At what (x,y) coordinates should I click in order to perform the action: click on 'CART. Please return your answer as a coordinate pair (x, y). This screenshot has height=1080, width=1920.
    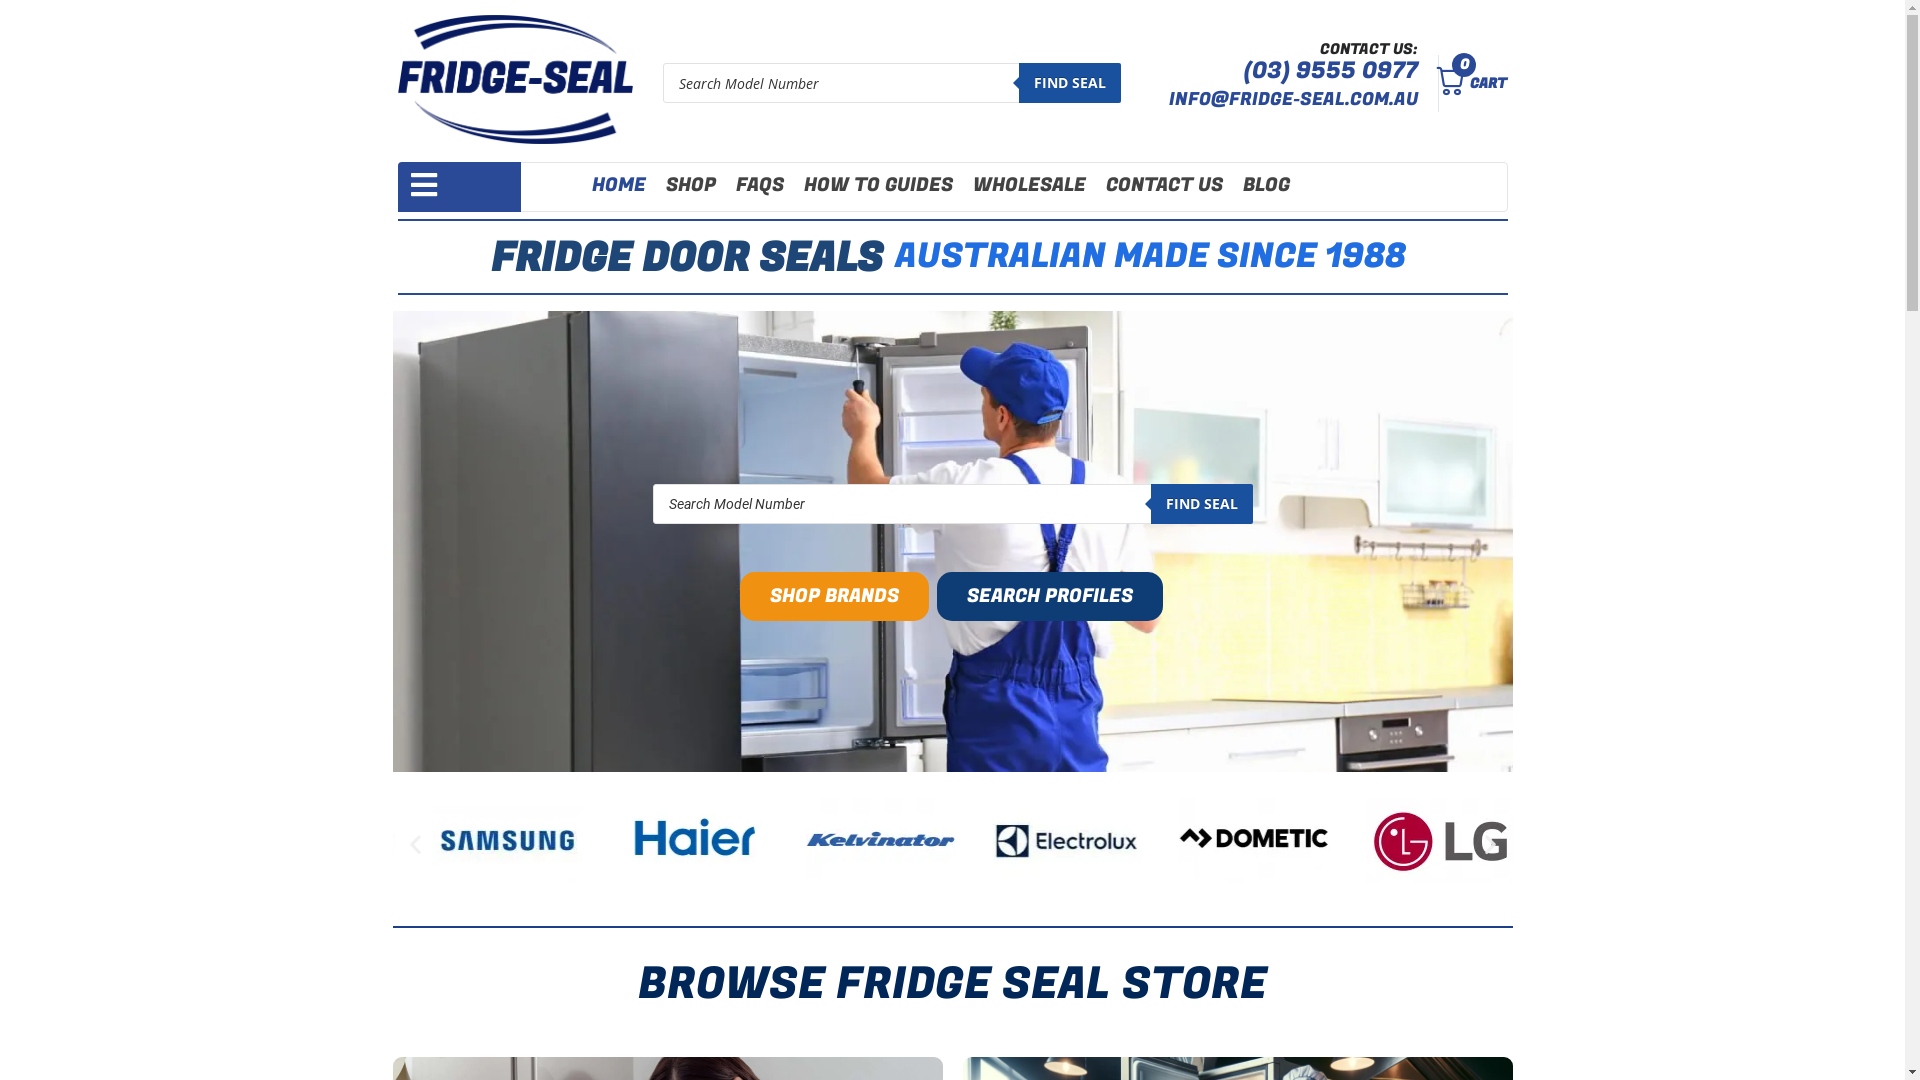
    Looking at the image, I should click on (1465, 82).